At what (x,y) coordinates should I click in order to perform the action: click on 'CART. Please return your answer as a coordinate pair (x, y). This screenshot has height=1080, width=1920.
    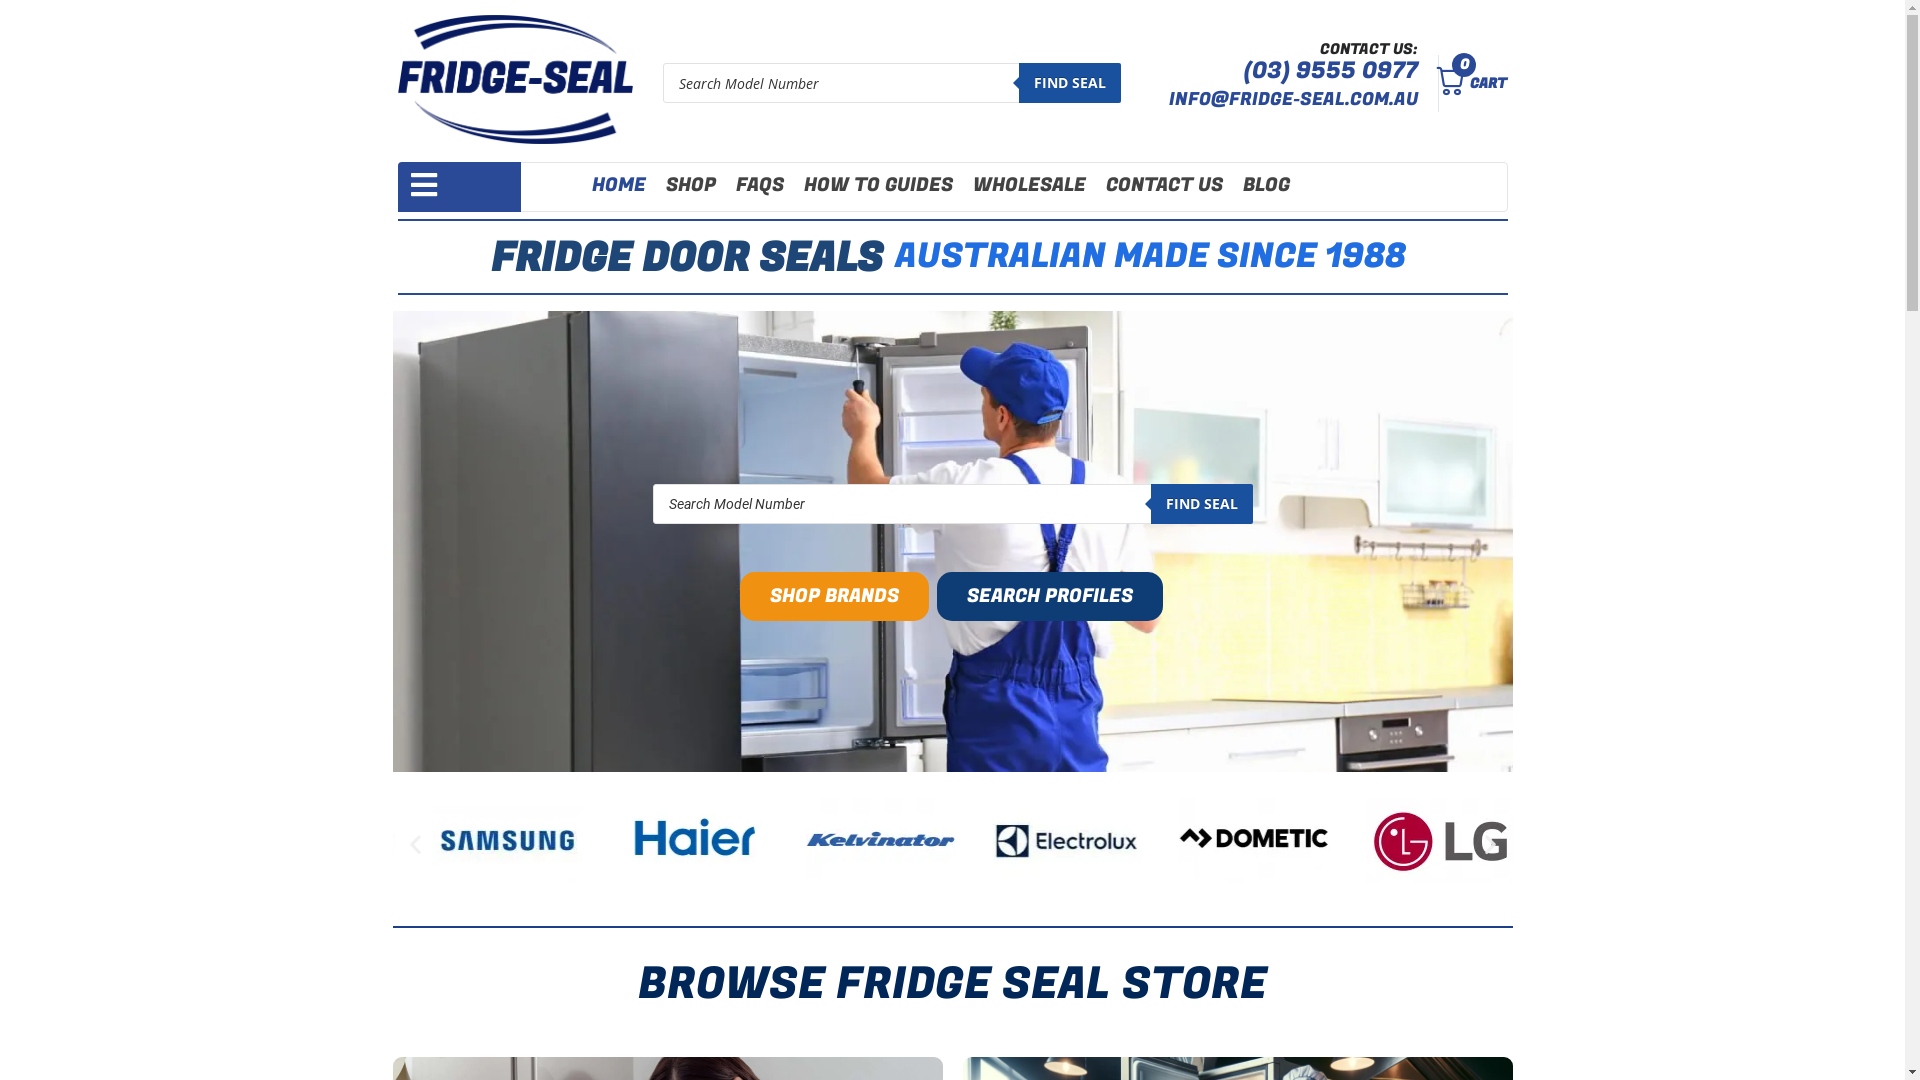
    Looking at the image, I should click on (1465, 82).